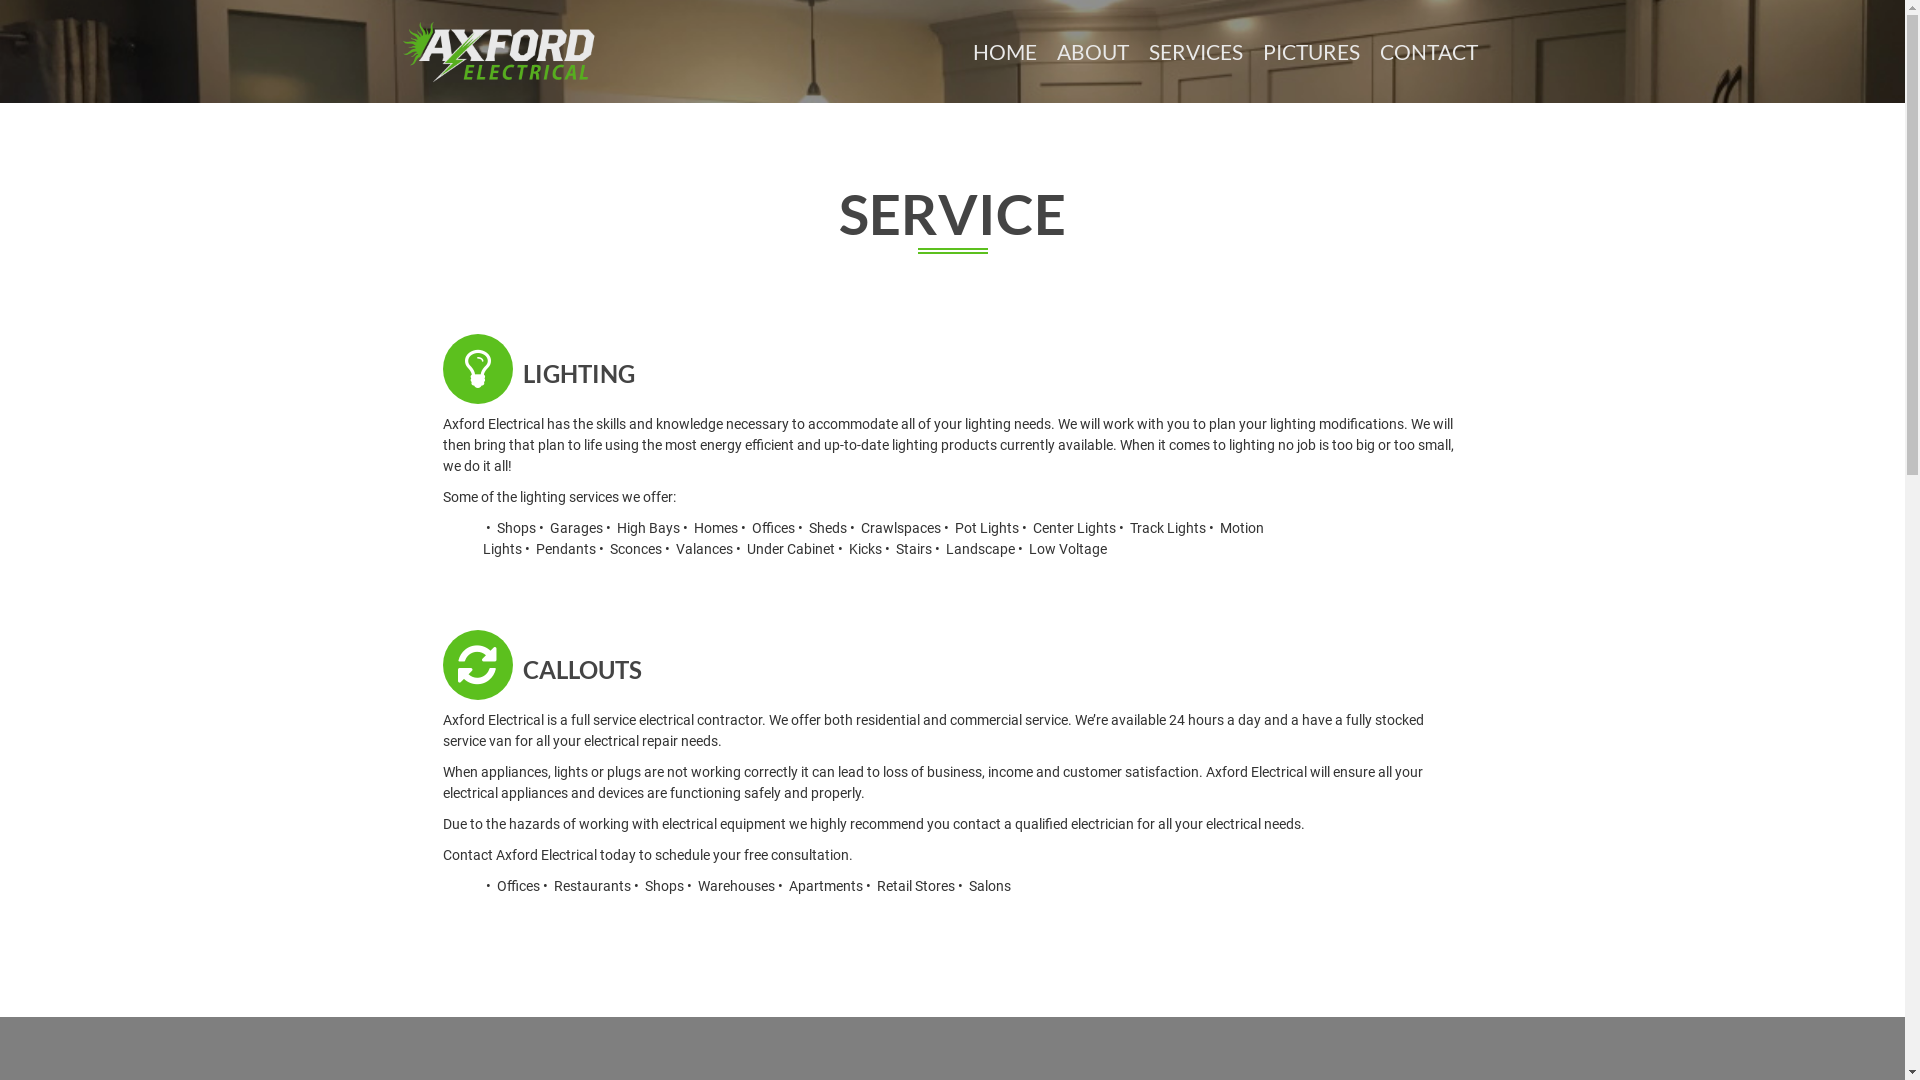 The height and width of the screenshot is (1080, 1920). I want to click on 'ABOUT', so click(1091, 50).